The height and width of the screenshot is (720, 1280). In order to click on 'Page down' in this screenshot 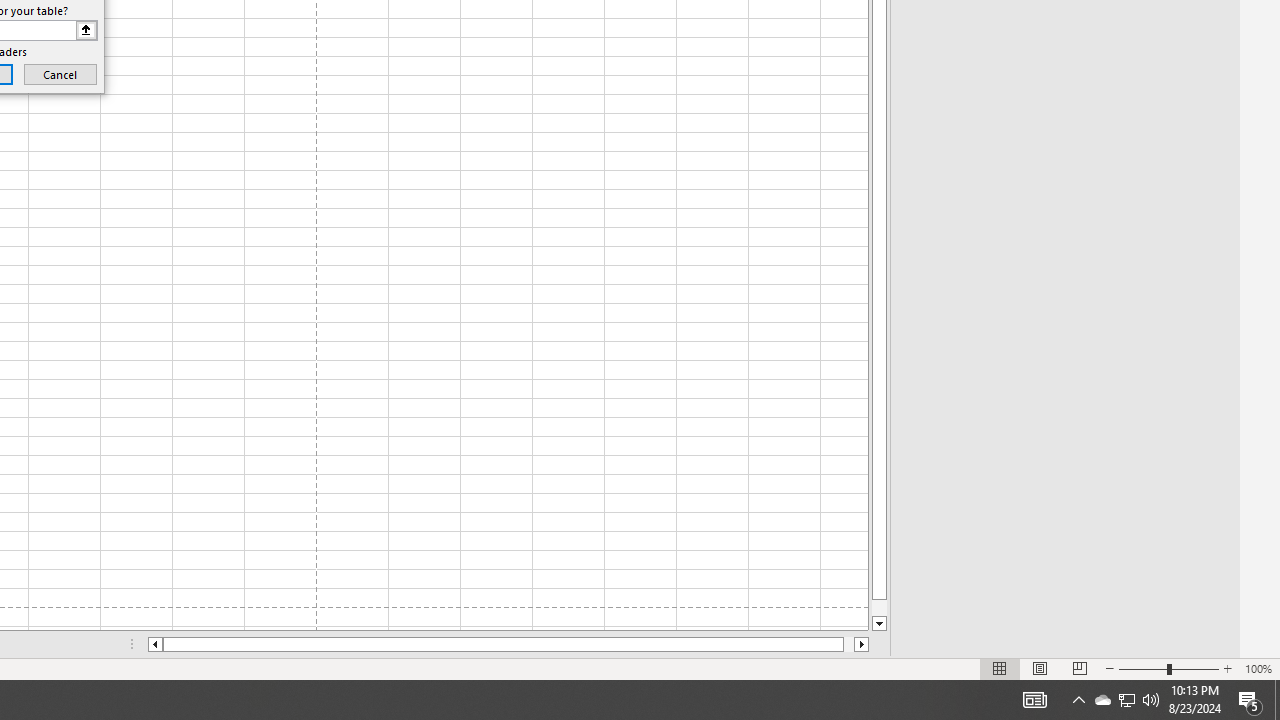, I will do `click(879, 607)`.